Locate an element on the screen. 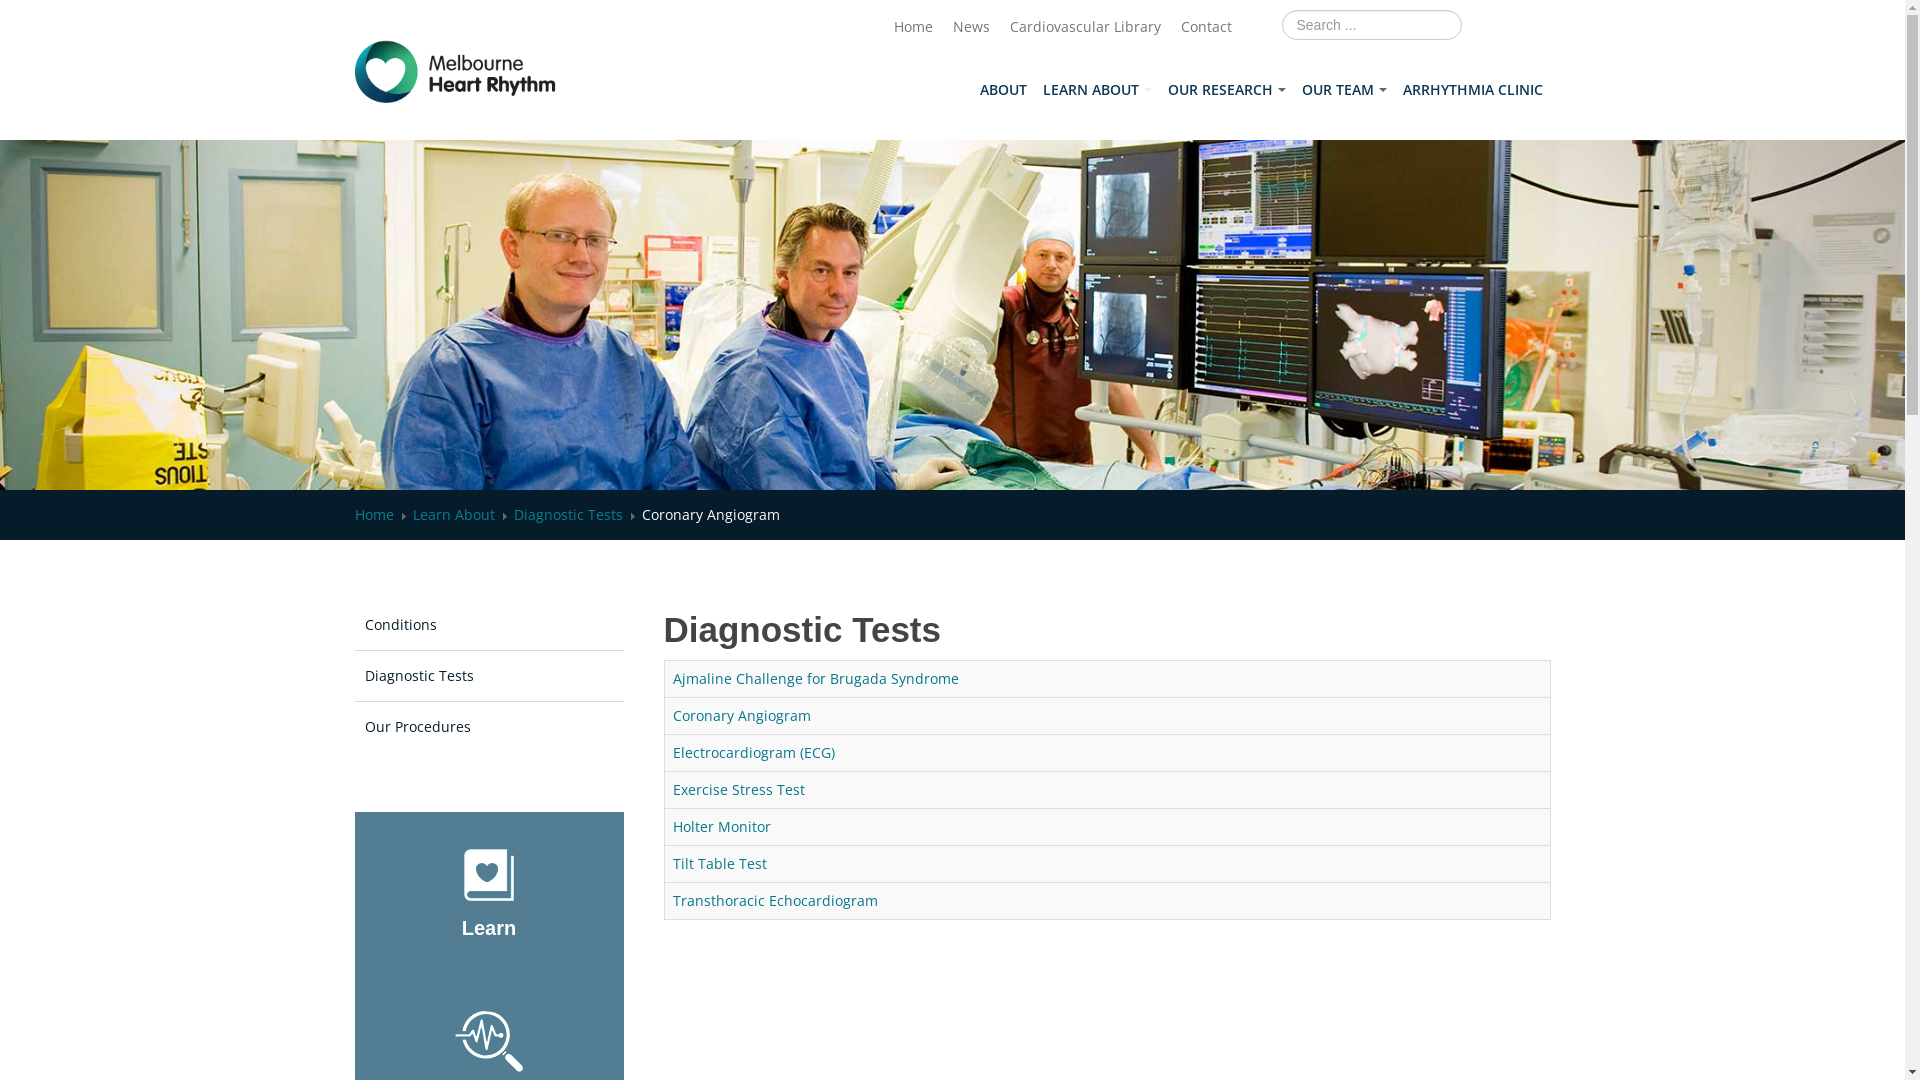 This screenshot has height=1080, width=1920. 'Melbourne Hearth Rhythm' is located at coordinates (455, 71).